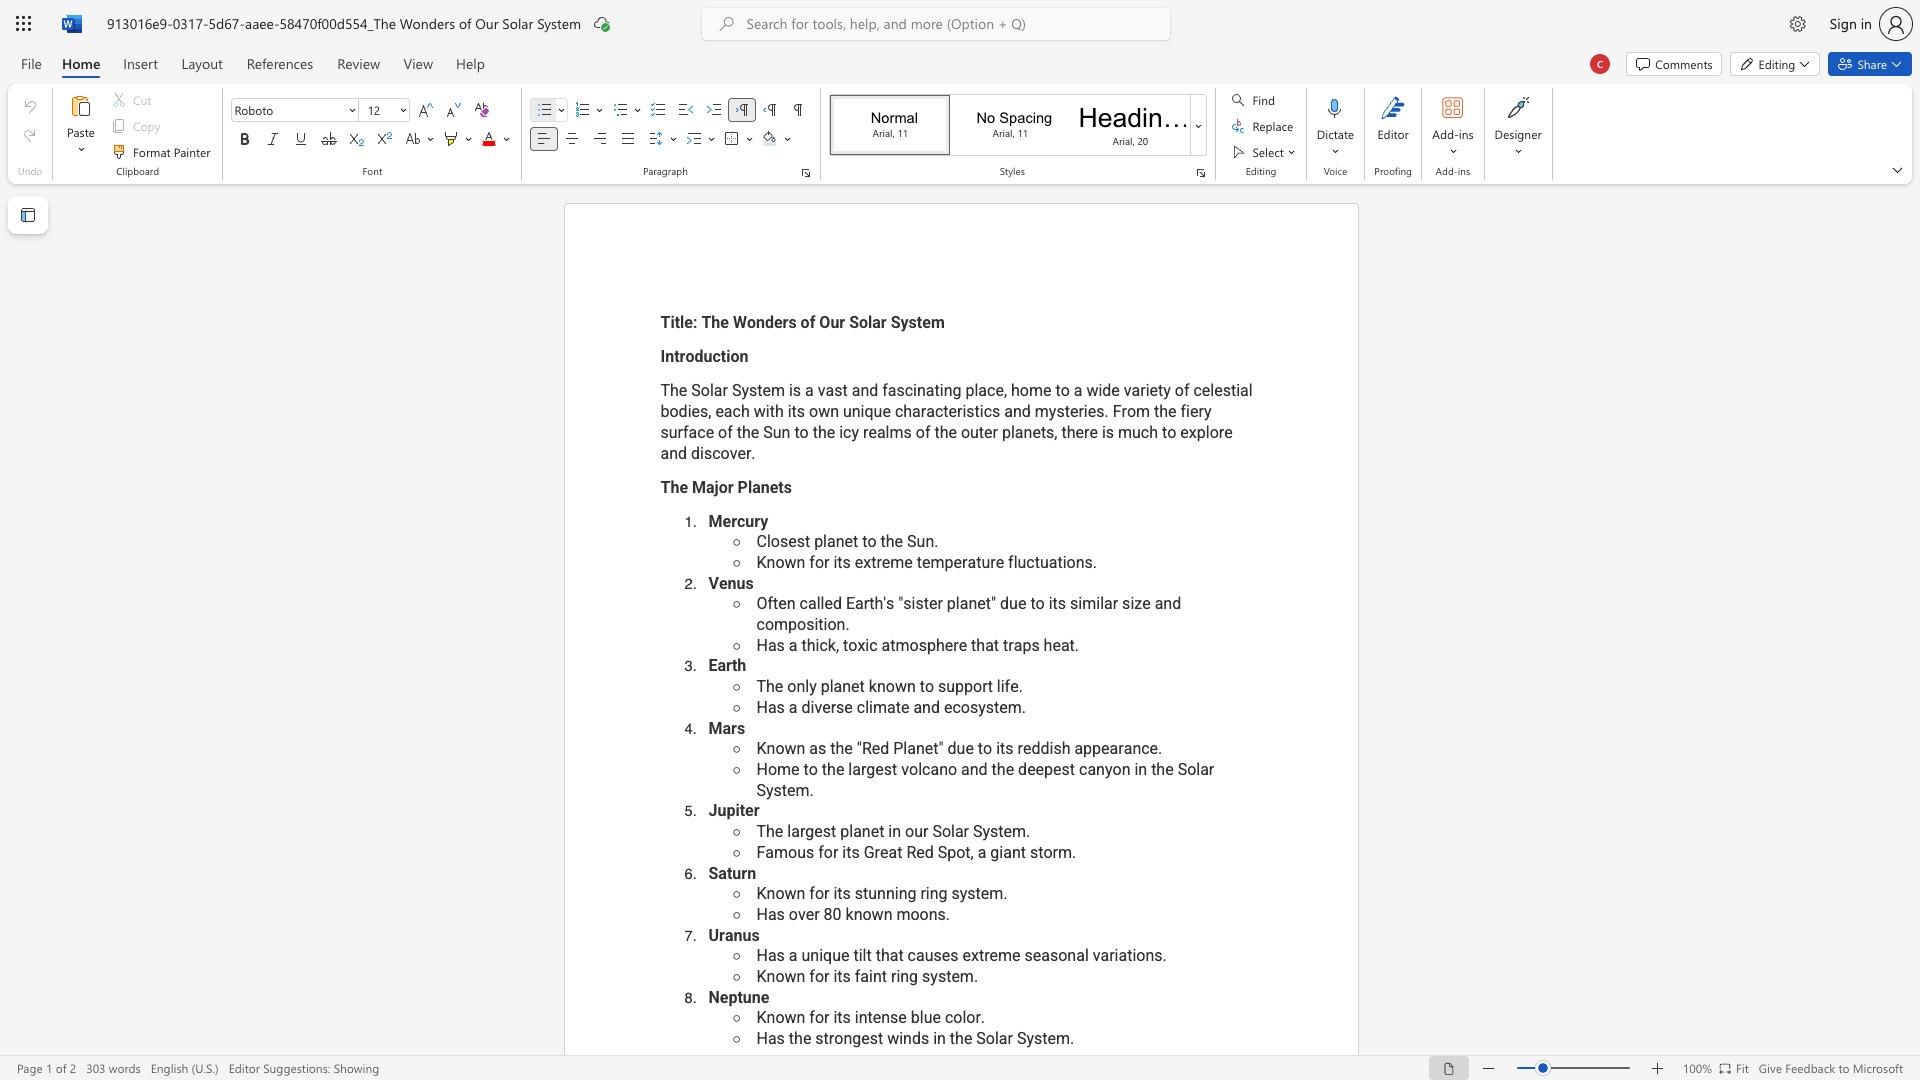 The image size is (1920, 1080). I want to click on the 1th character "o" in the text, so click(792, 914).